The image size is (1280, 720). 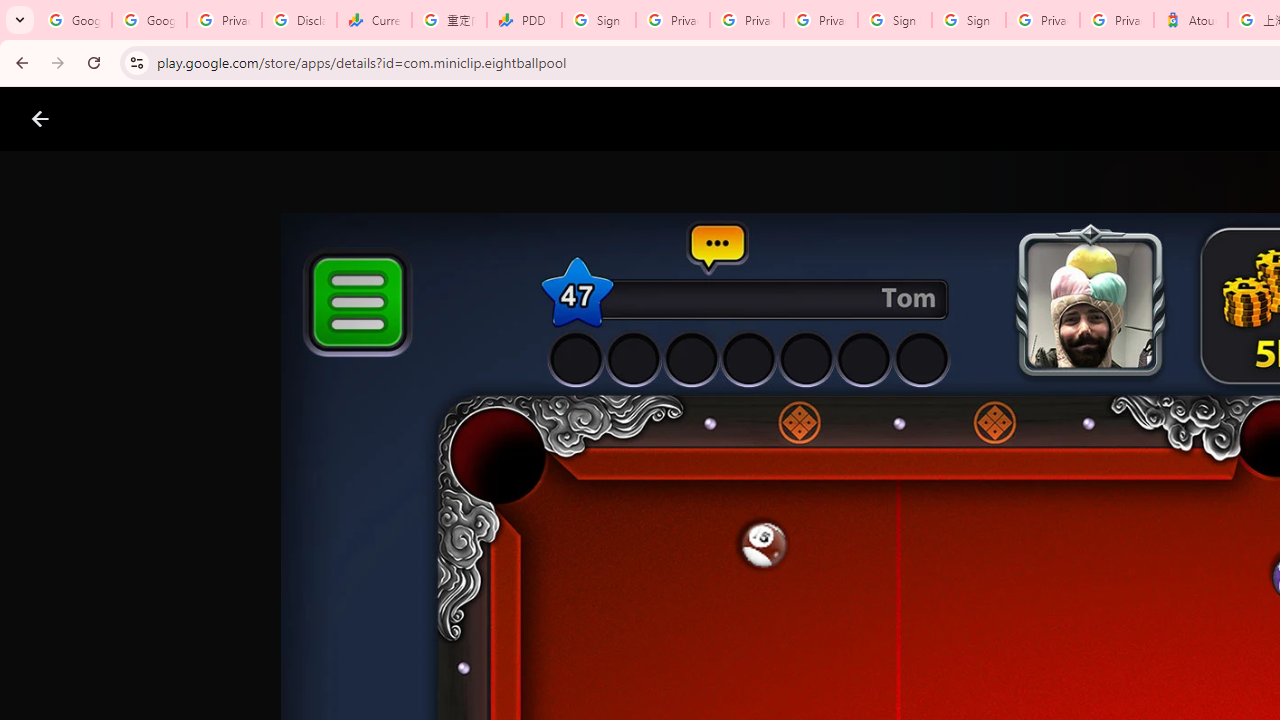 I want to click on 'Close screenshot viewer', so click(x=39, y=119).